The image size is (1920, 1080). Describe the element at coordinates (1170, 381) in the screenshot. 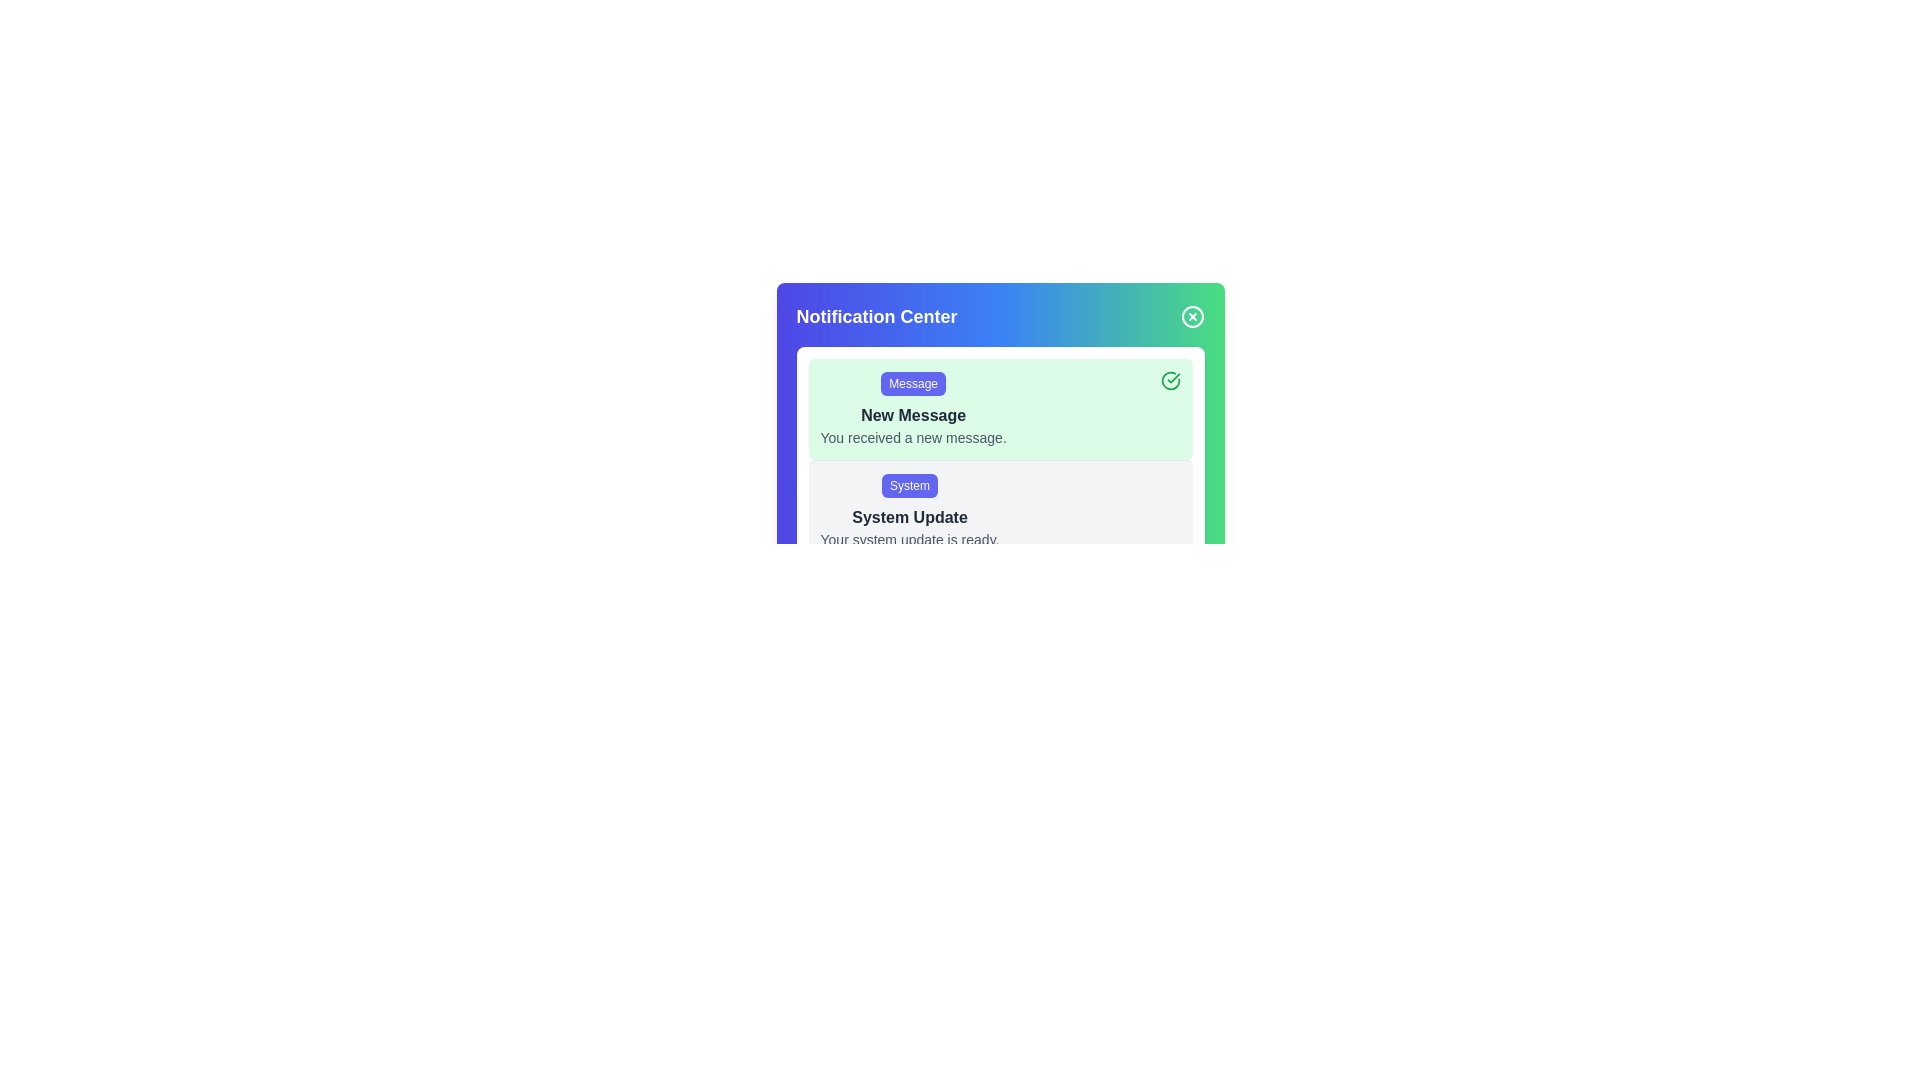

I see `the 'check circle' icon in the top-right corner of the 'New Message' card, which signifies a confirmation state` at that location.